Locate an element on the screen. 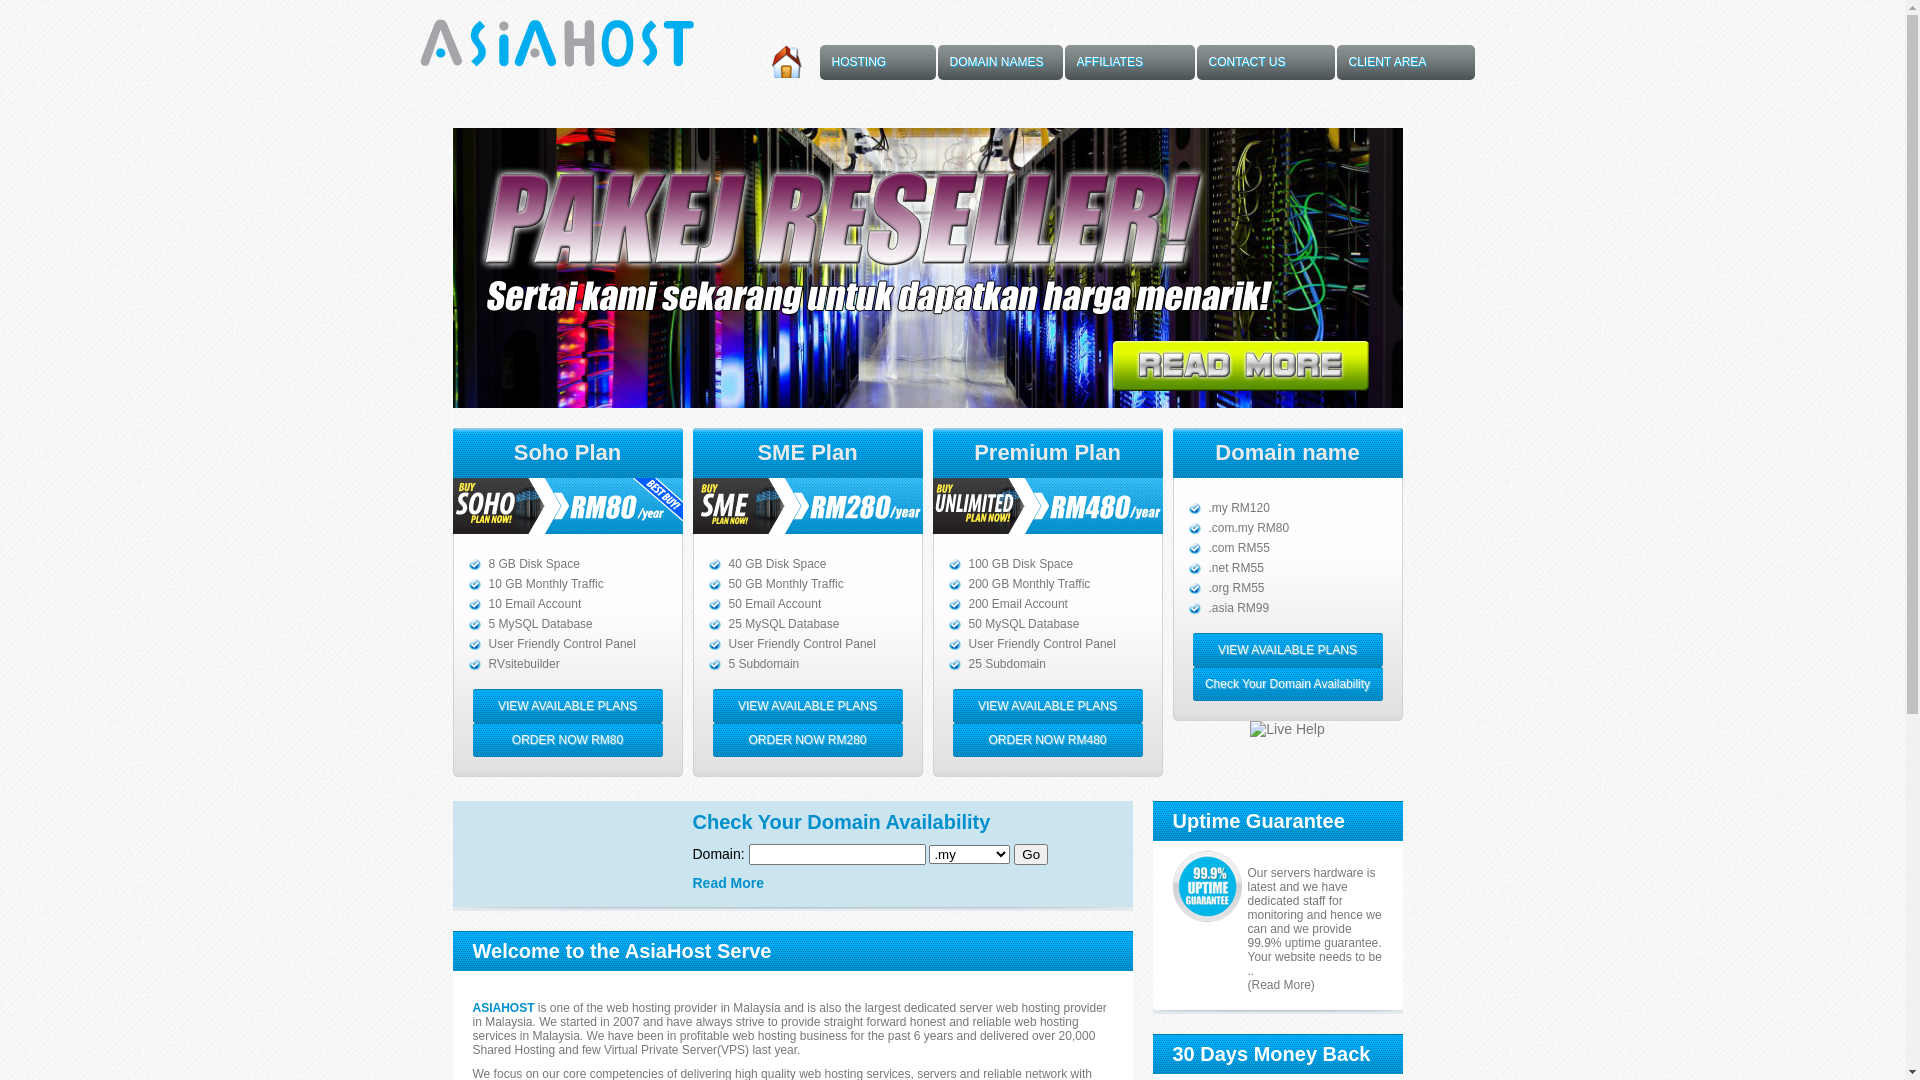 The width and height of the screenshot is (1920, 1080). 'HOSTING' is located at coordinates (878, 61).